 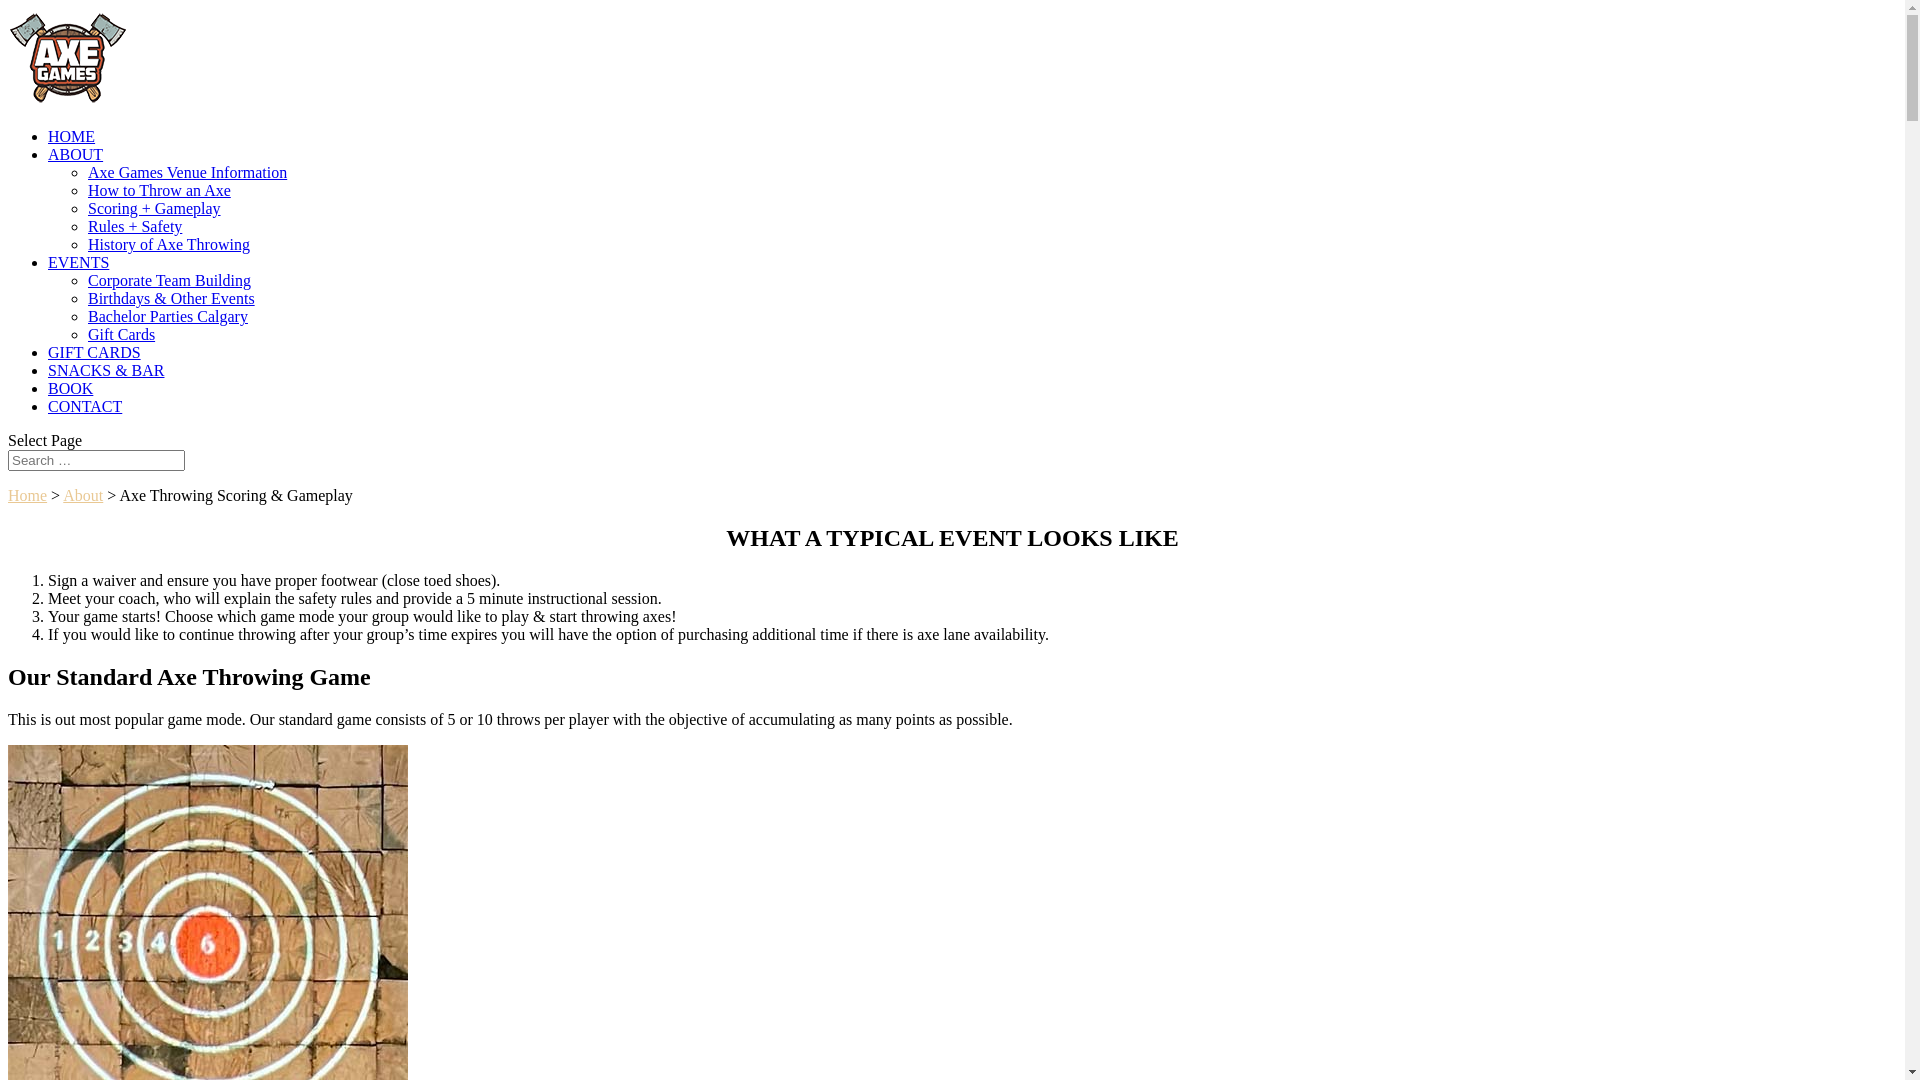 I want to click on 'EVENTS', so click(x=78, y=261).